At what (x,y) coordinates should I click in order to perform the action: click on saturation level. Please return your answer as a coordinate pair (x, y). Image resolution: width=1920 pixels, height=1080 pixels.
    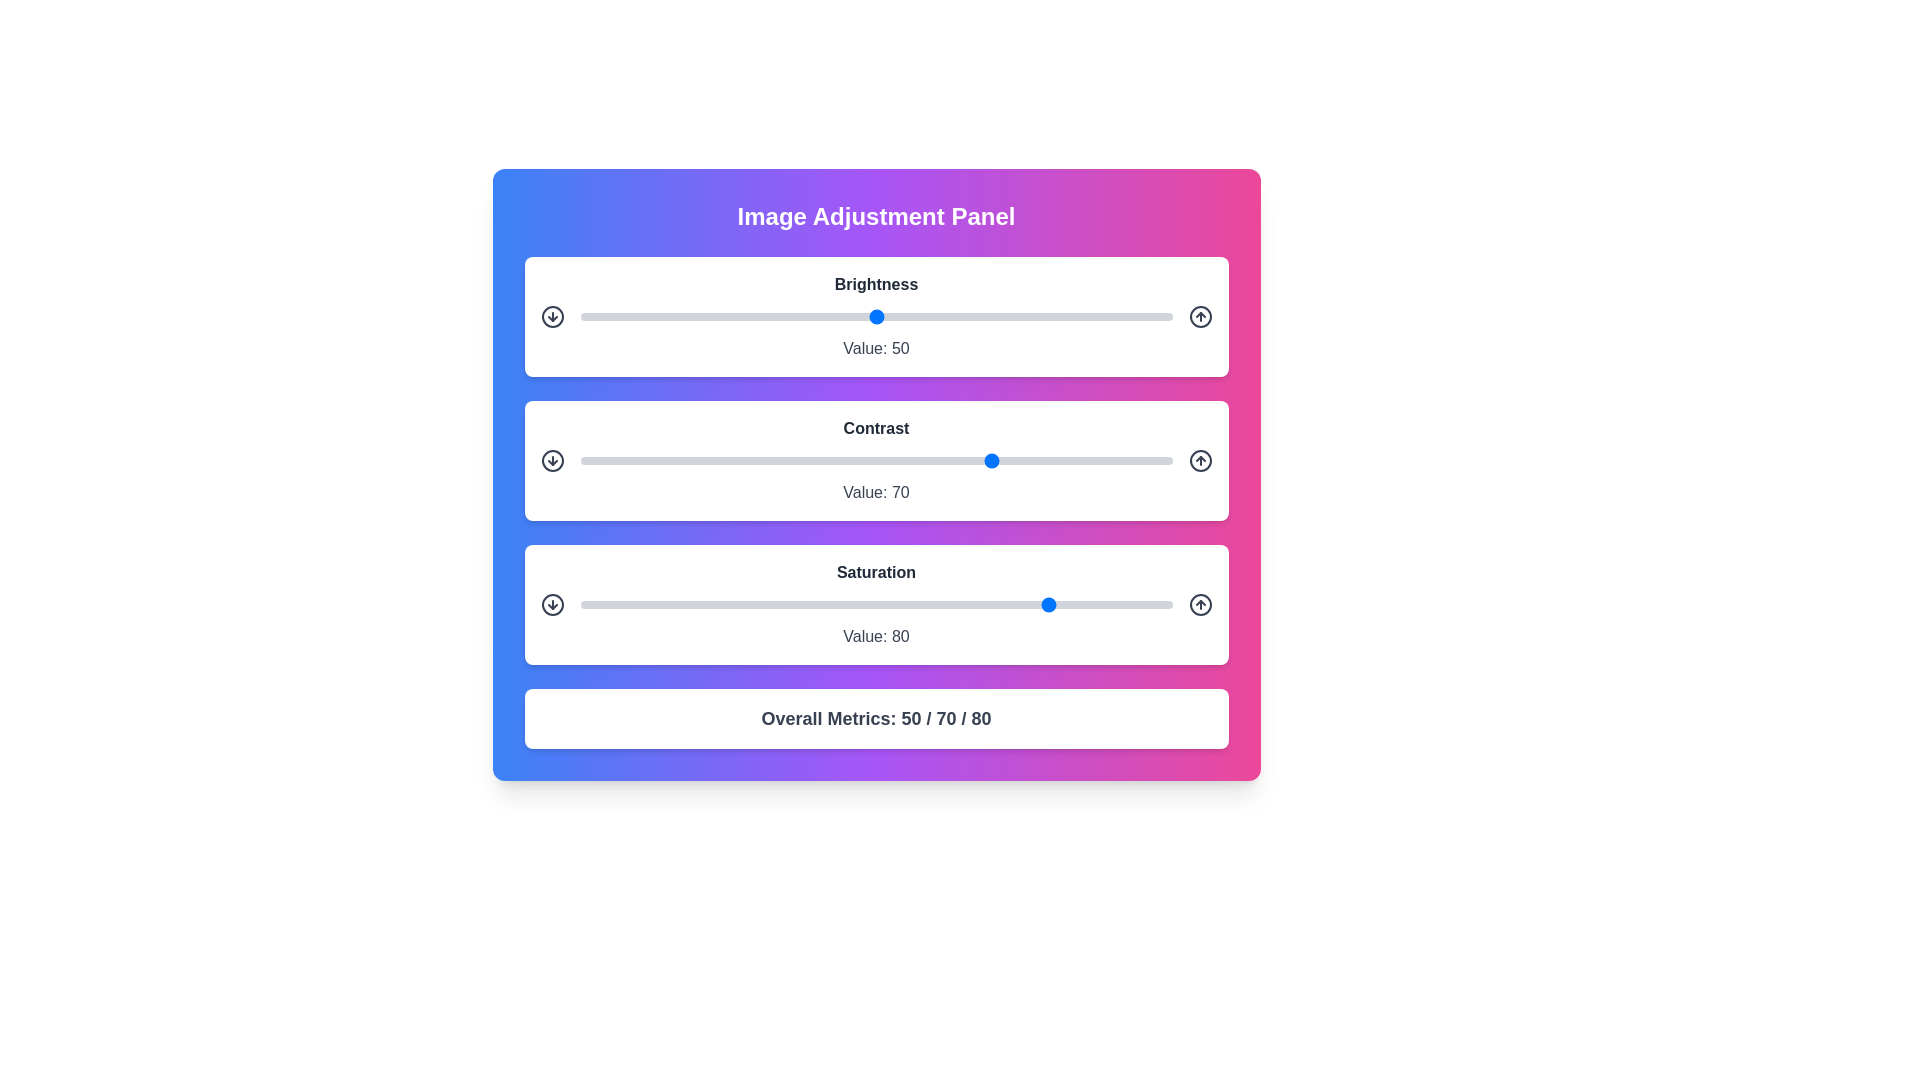
    Looking at the image, I should click on (988, 604).